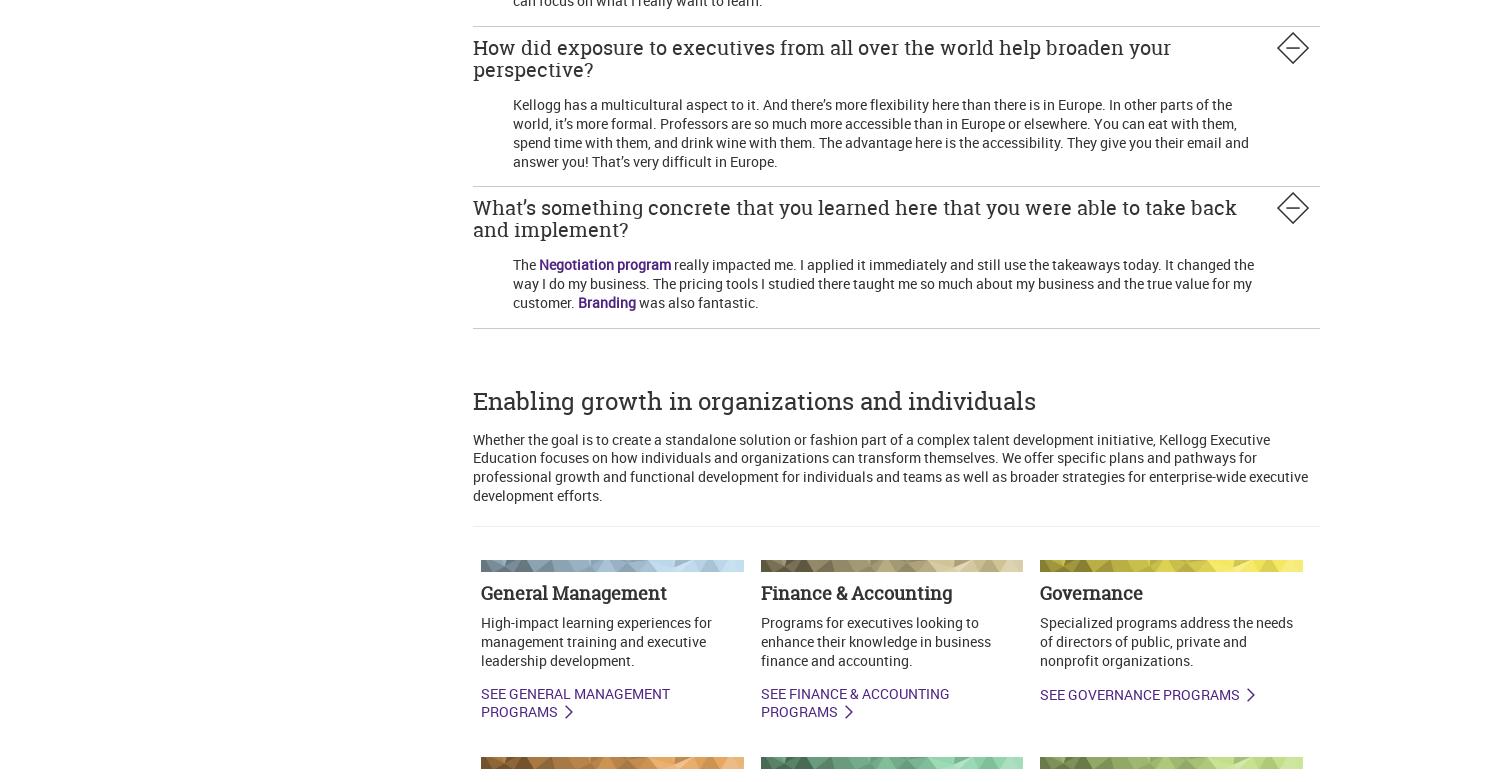  I want to click on 'Specialized programs address the needs of directors of public, private and nonprofit organizations.', so click(1039, 640).